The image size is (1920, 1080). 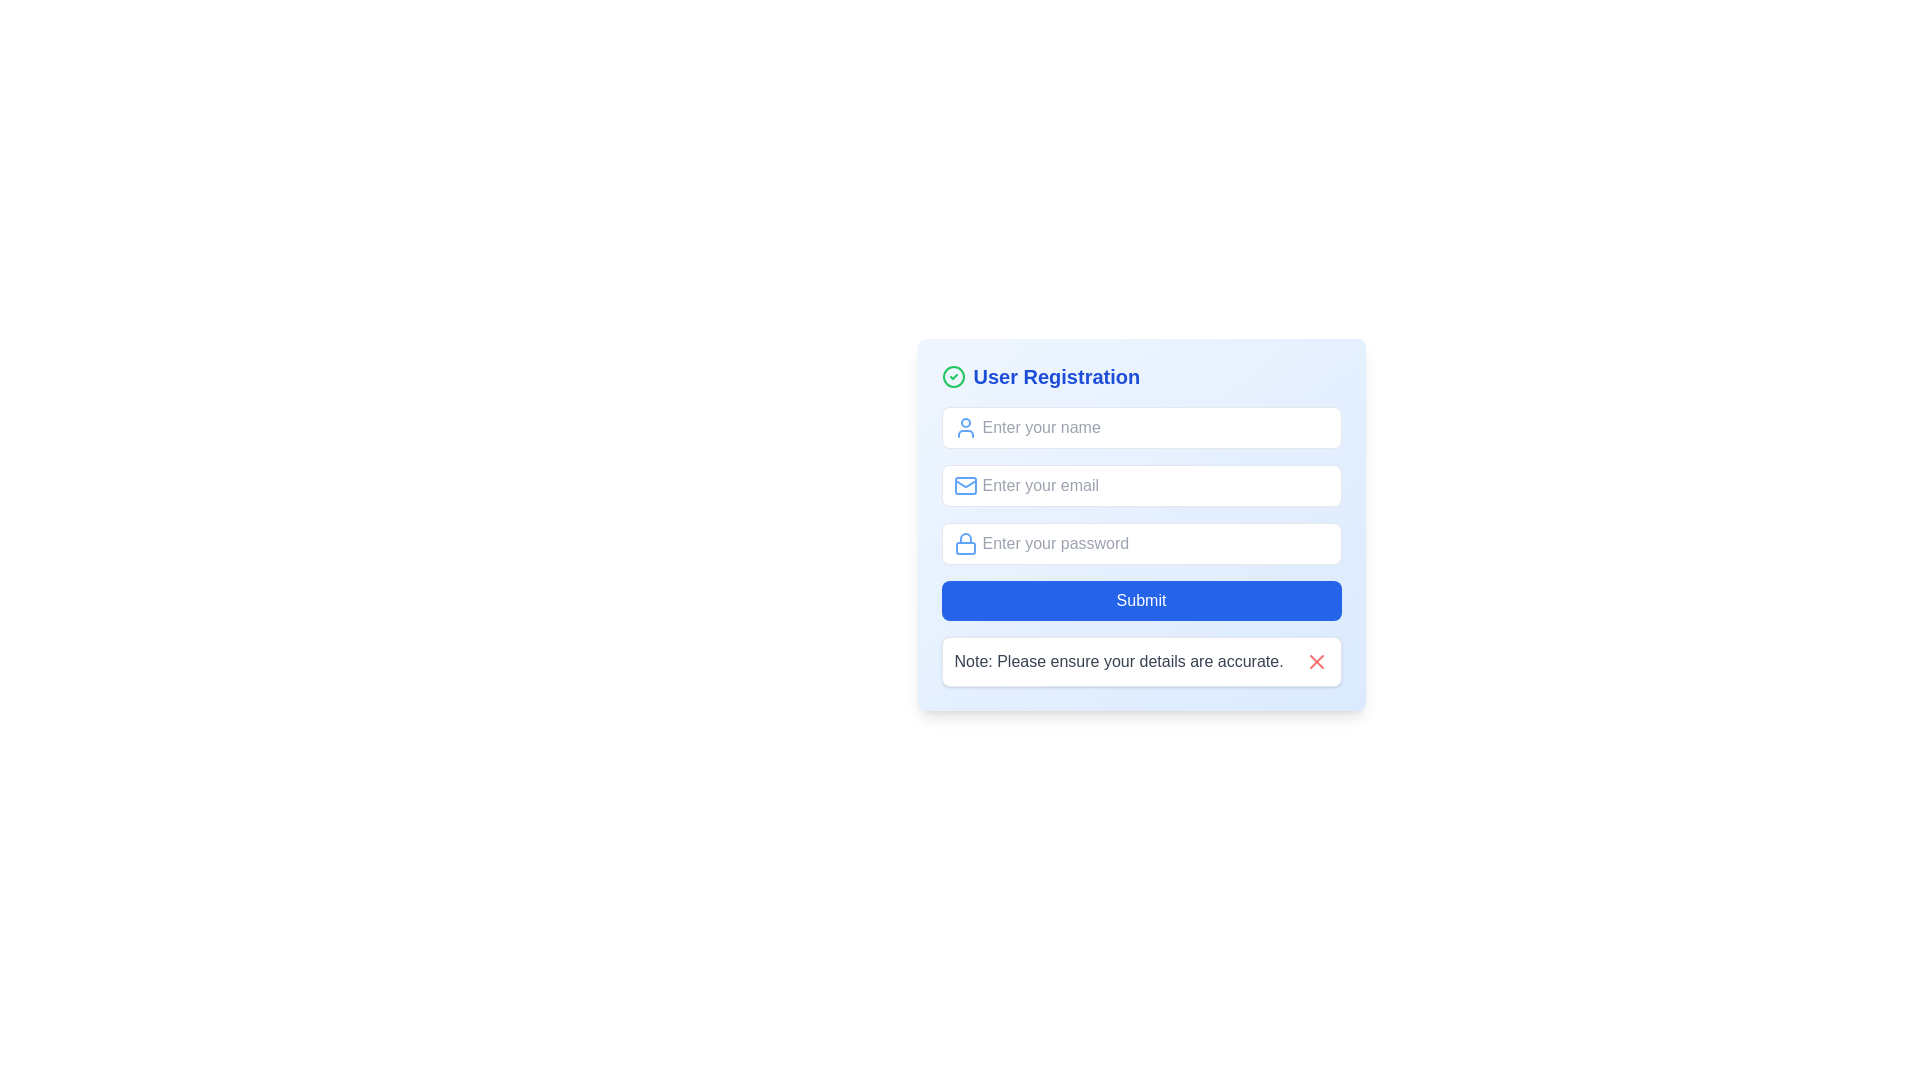 I want to click on the red 'X' icon, so click(x=1141, y=662).